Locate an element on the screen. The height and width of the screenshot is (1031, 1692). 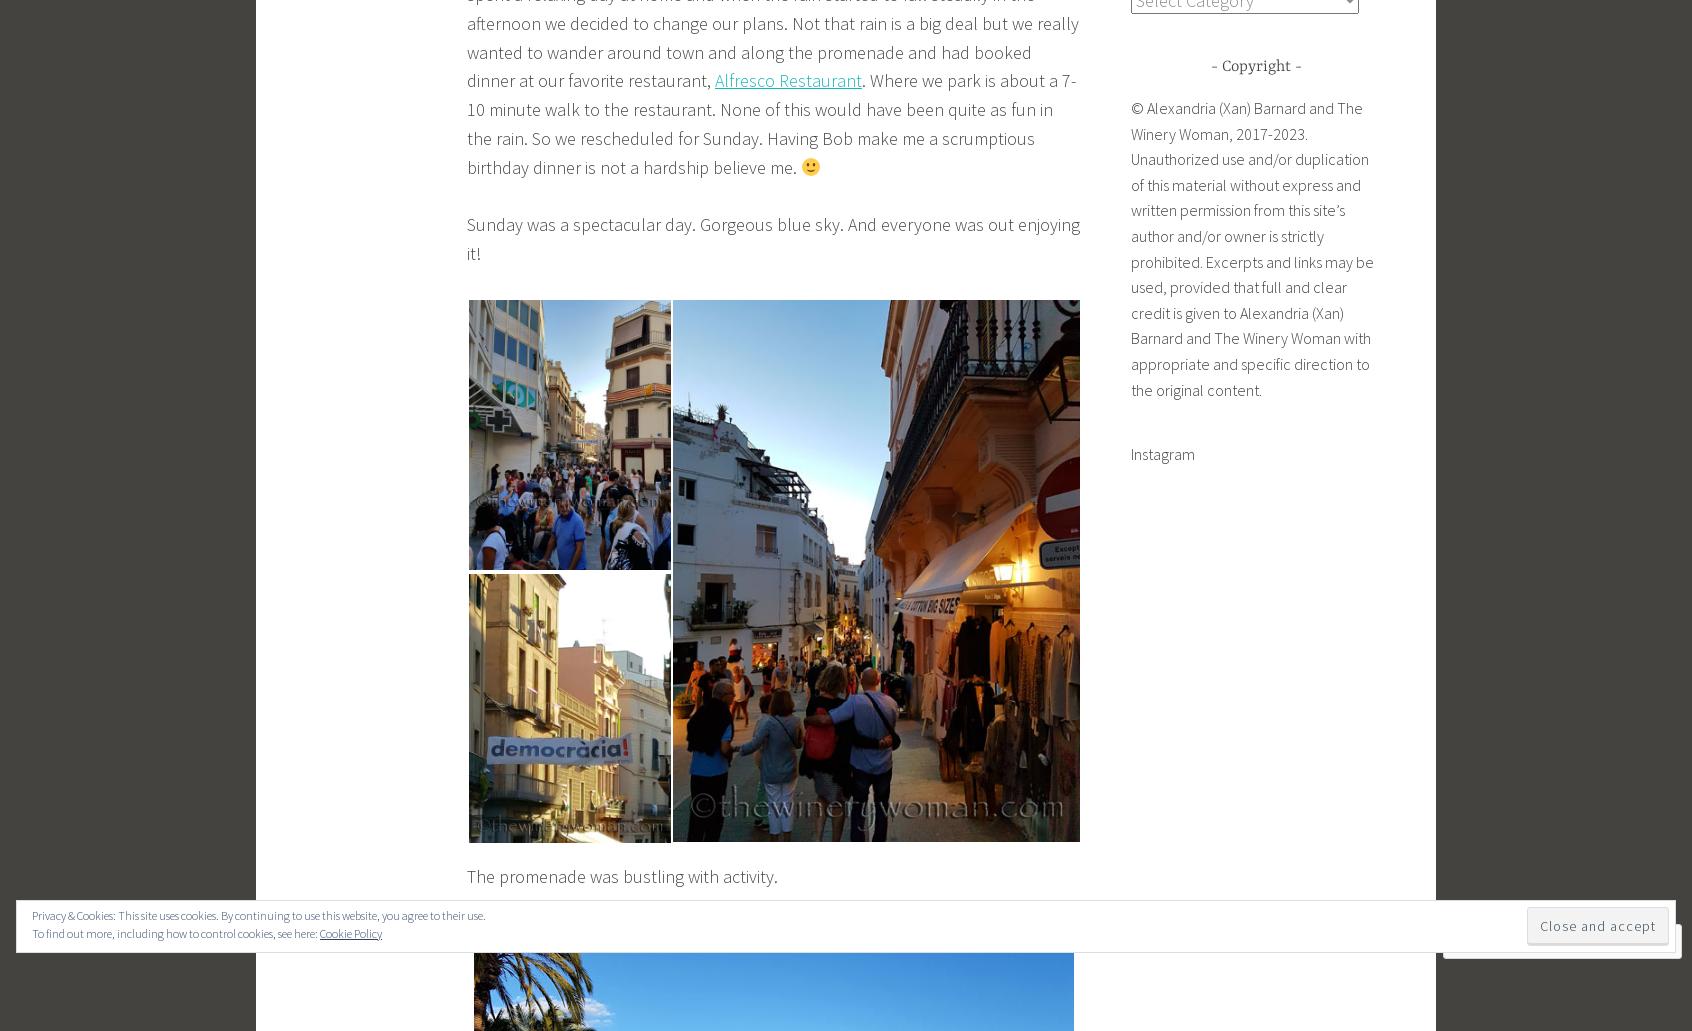
'Instagram' is located at coordinates (1162, 453).